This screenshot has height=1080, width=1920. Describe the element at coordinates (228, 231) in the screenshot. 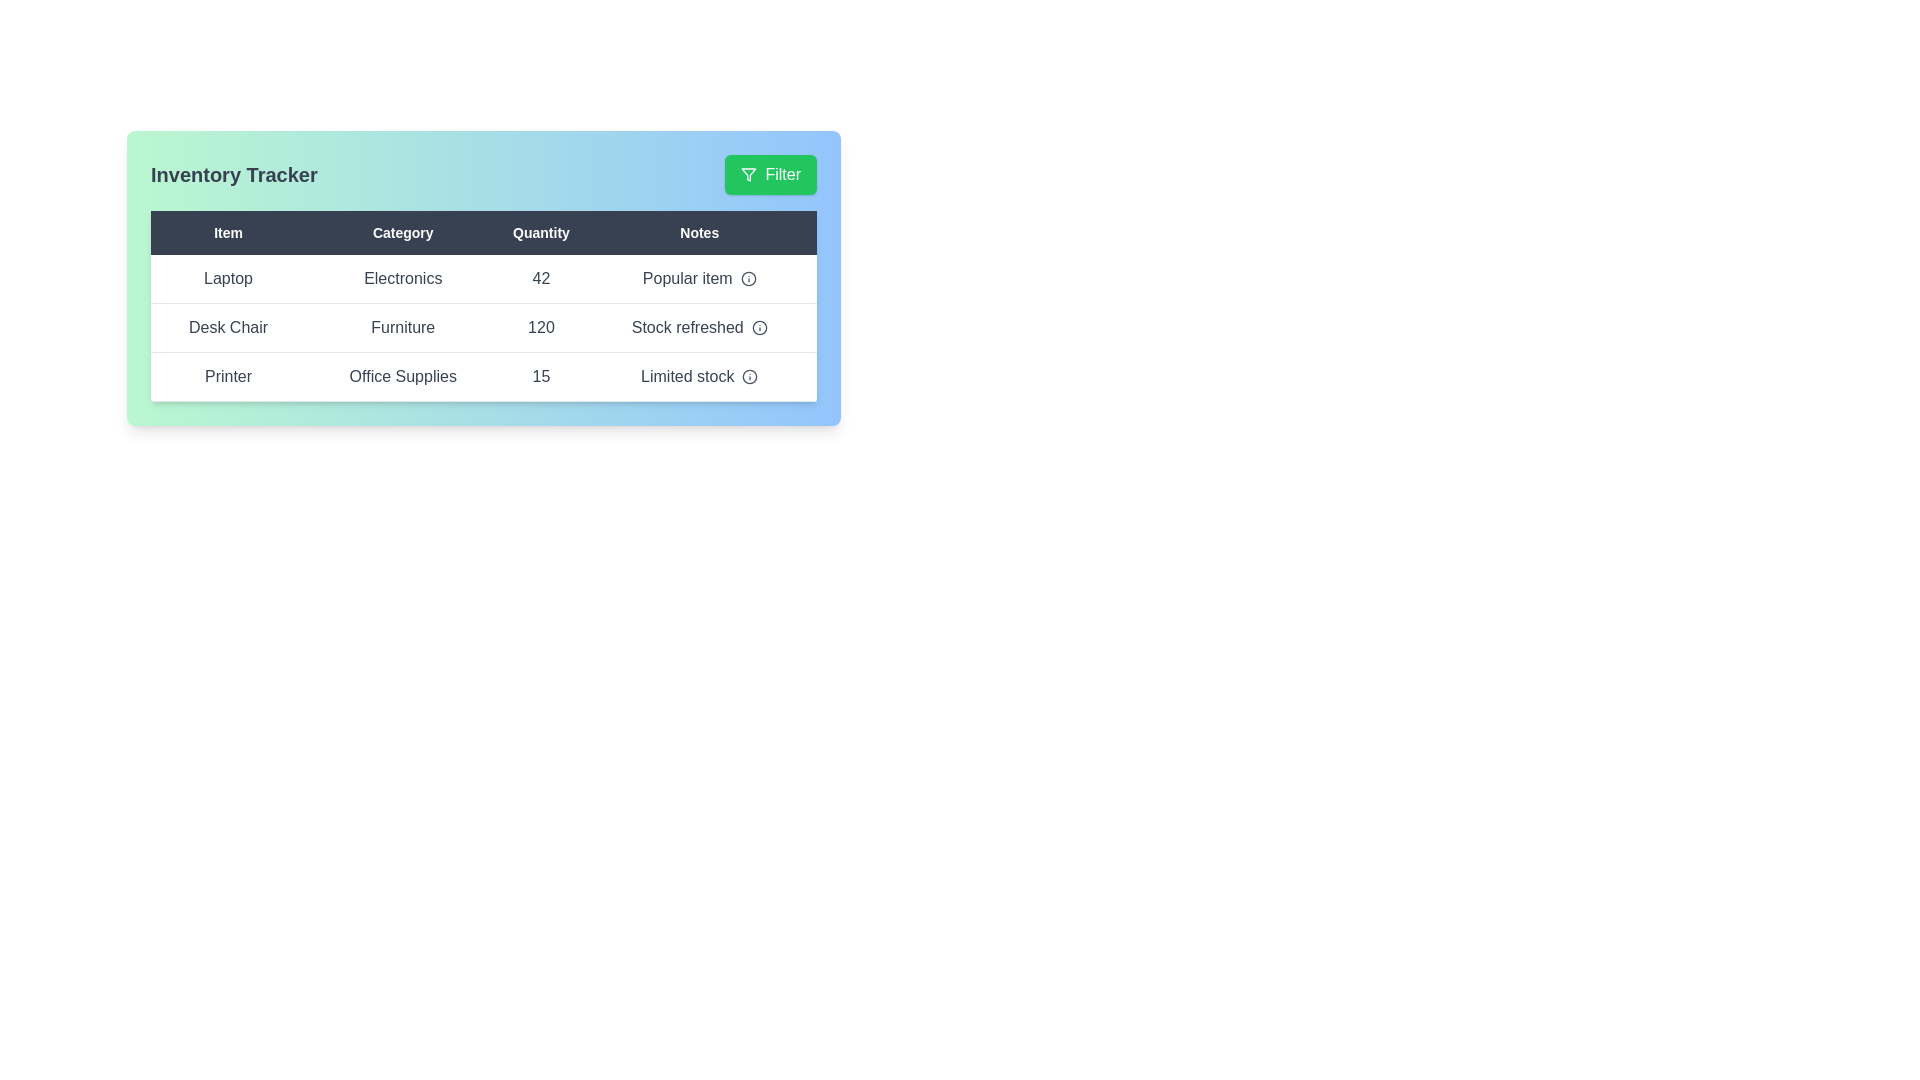

I see `the column header Item to sort the table by that column` at that location.